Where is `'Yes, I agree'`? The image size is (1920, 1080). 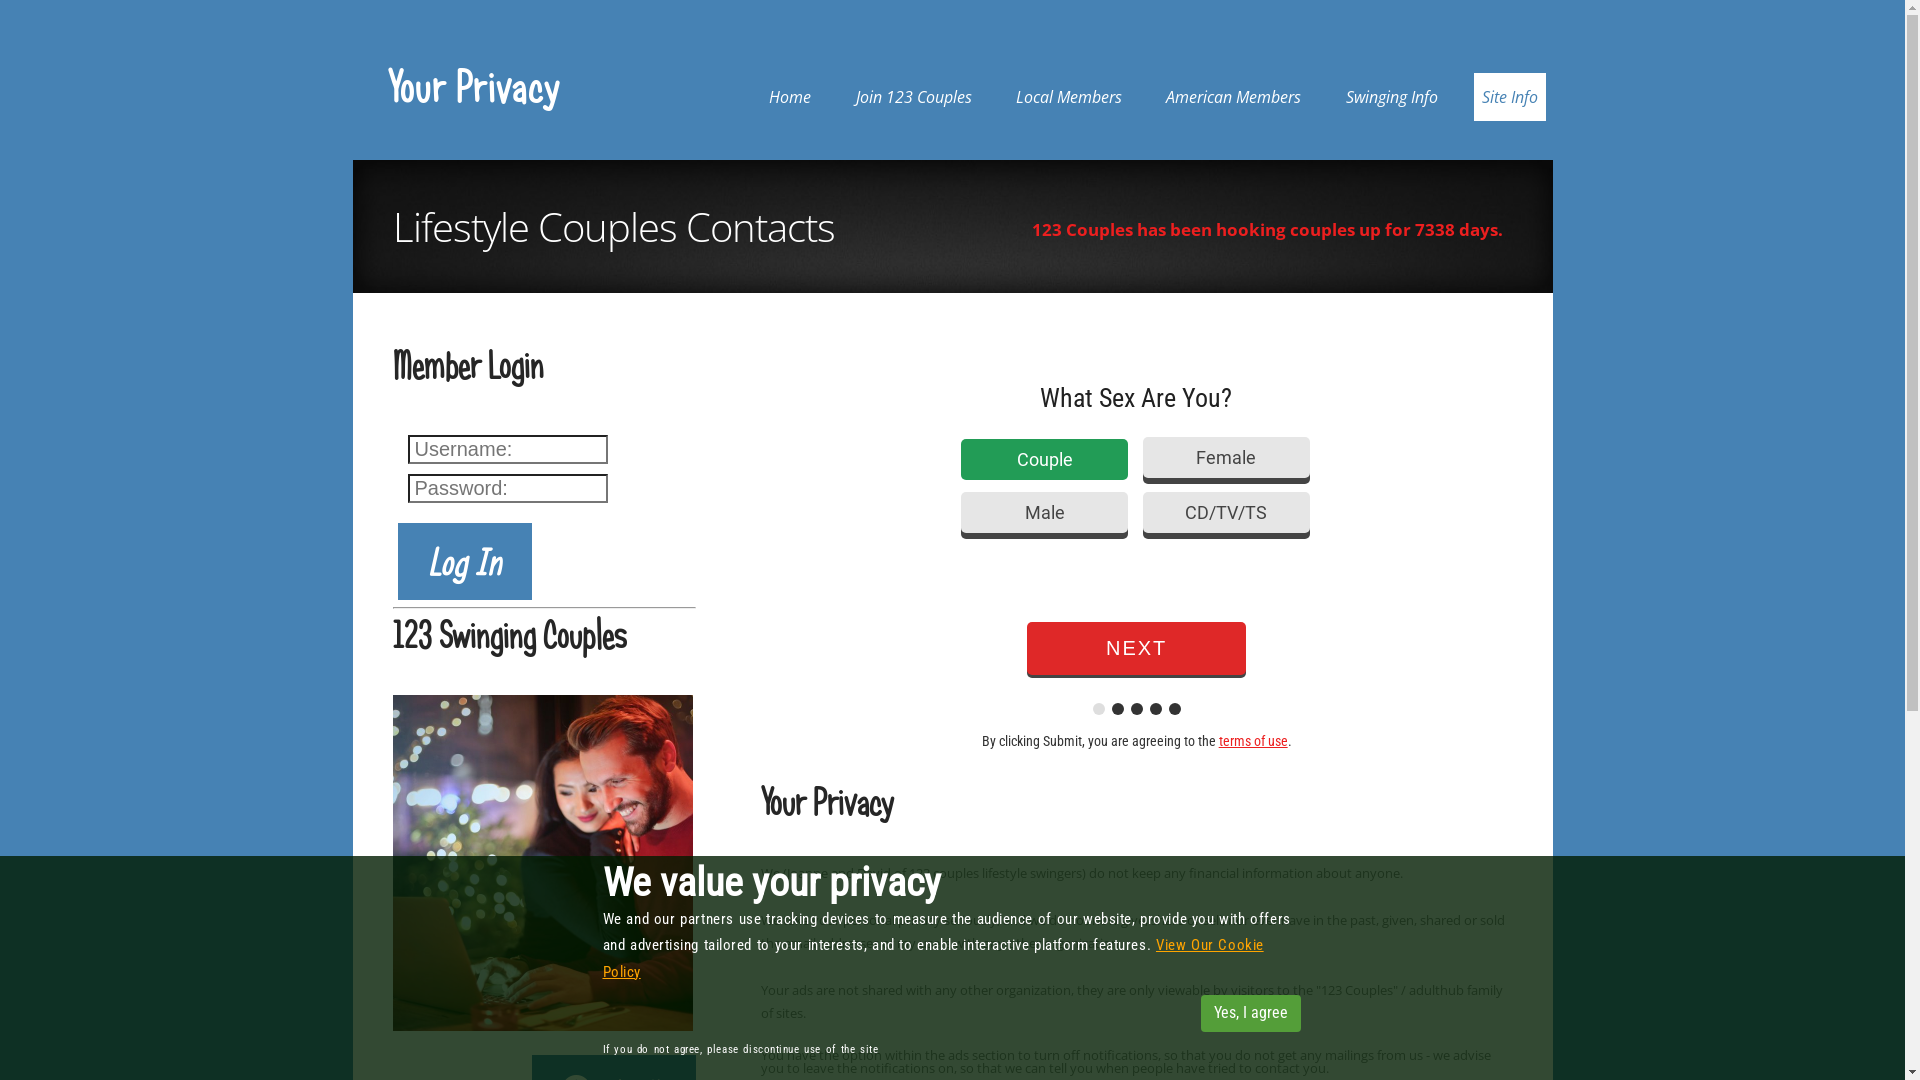 'Yes, I agree' is located at coordinates (1248, 1013).